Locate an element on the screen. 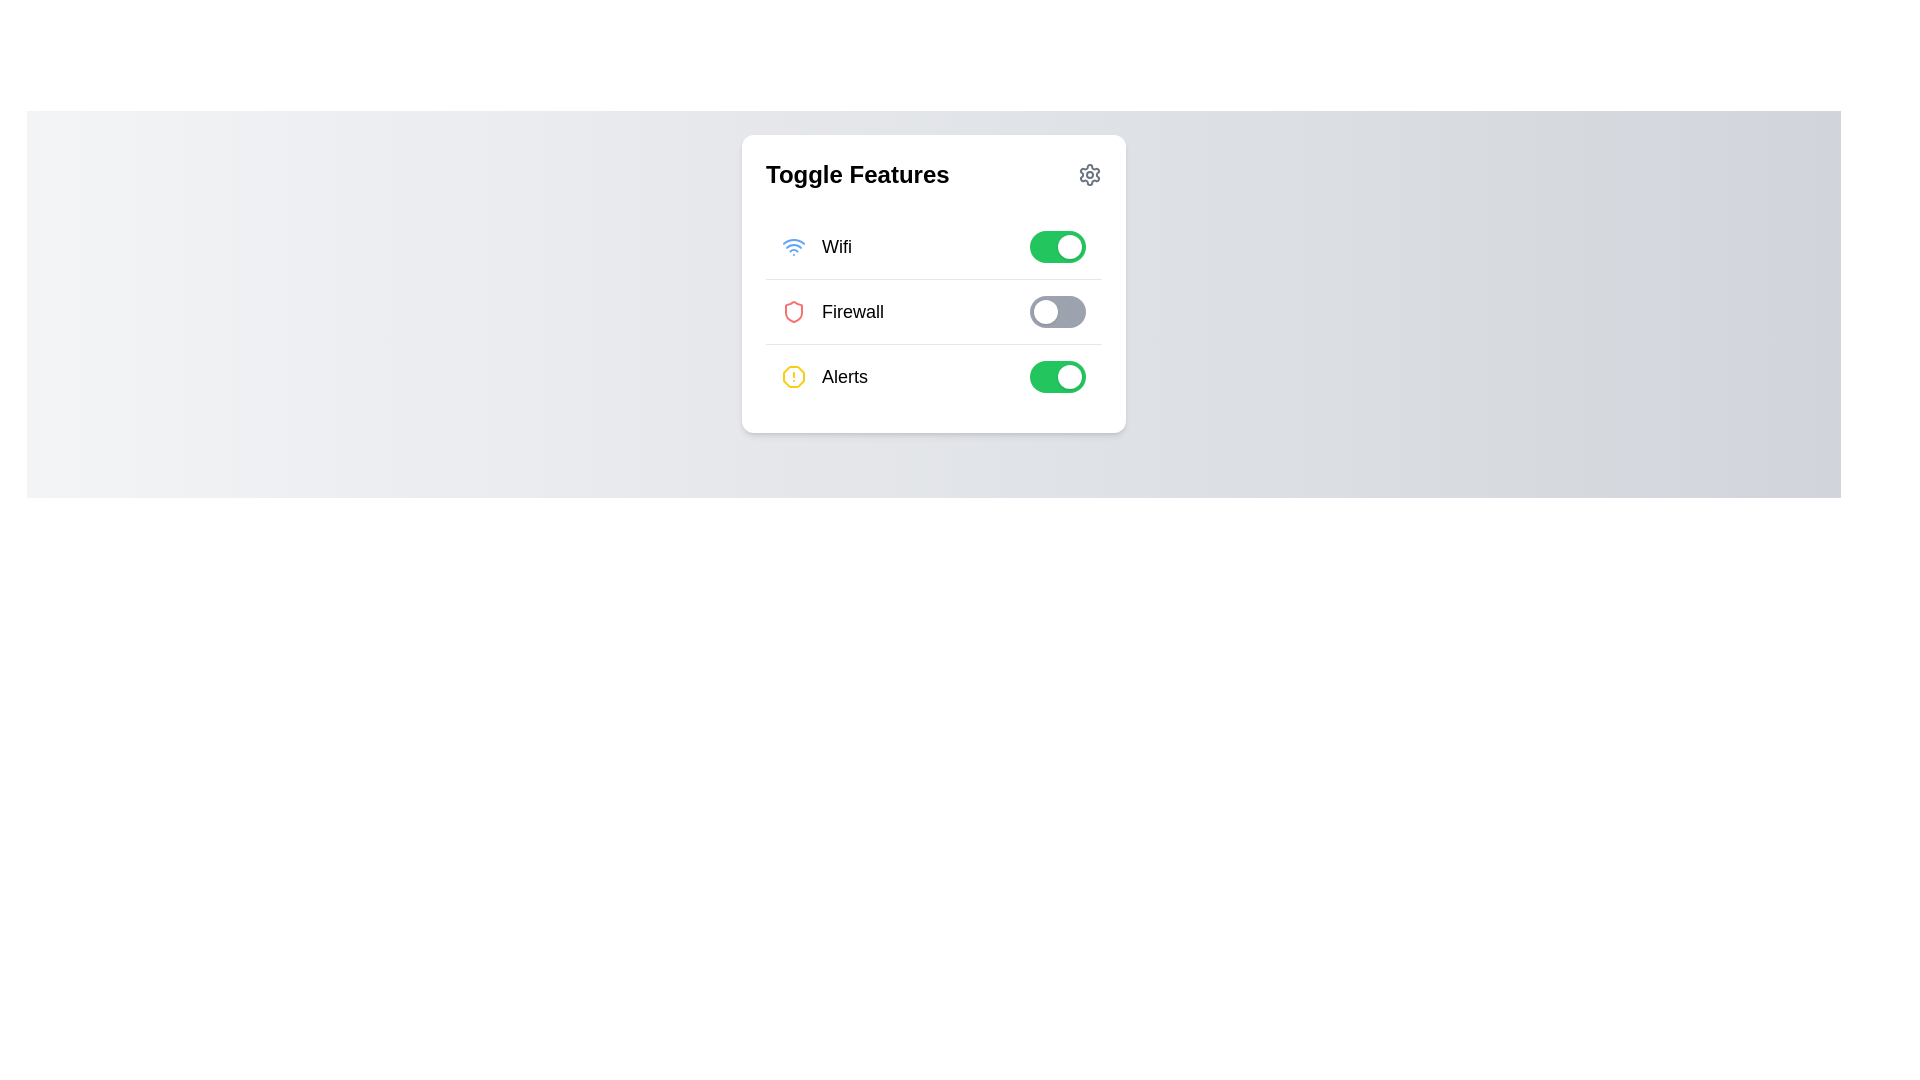 The image size is (1920, 1080). the circular toggle indicator located on the far right side of the active green toggle switch for the 'Wifi' setting to determine its current state is located at coordinates (1069, 245).